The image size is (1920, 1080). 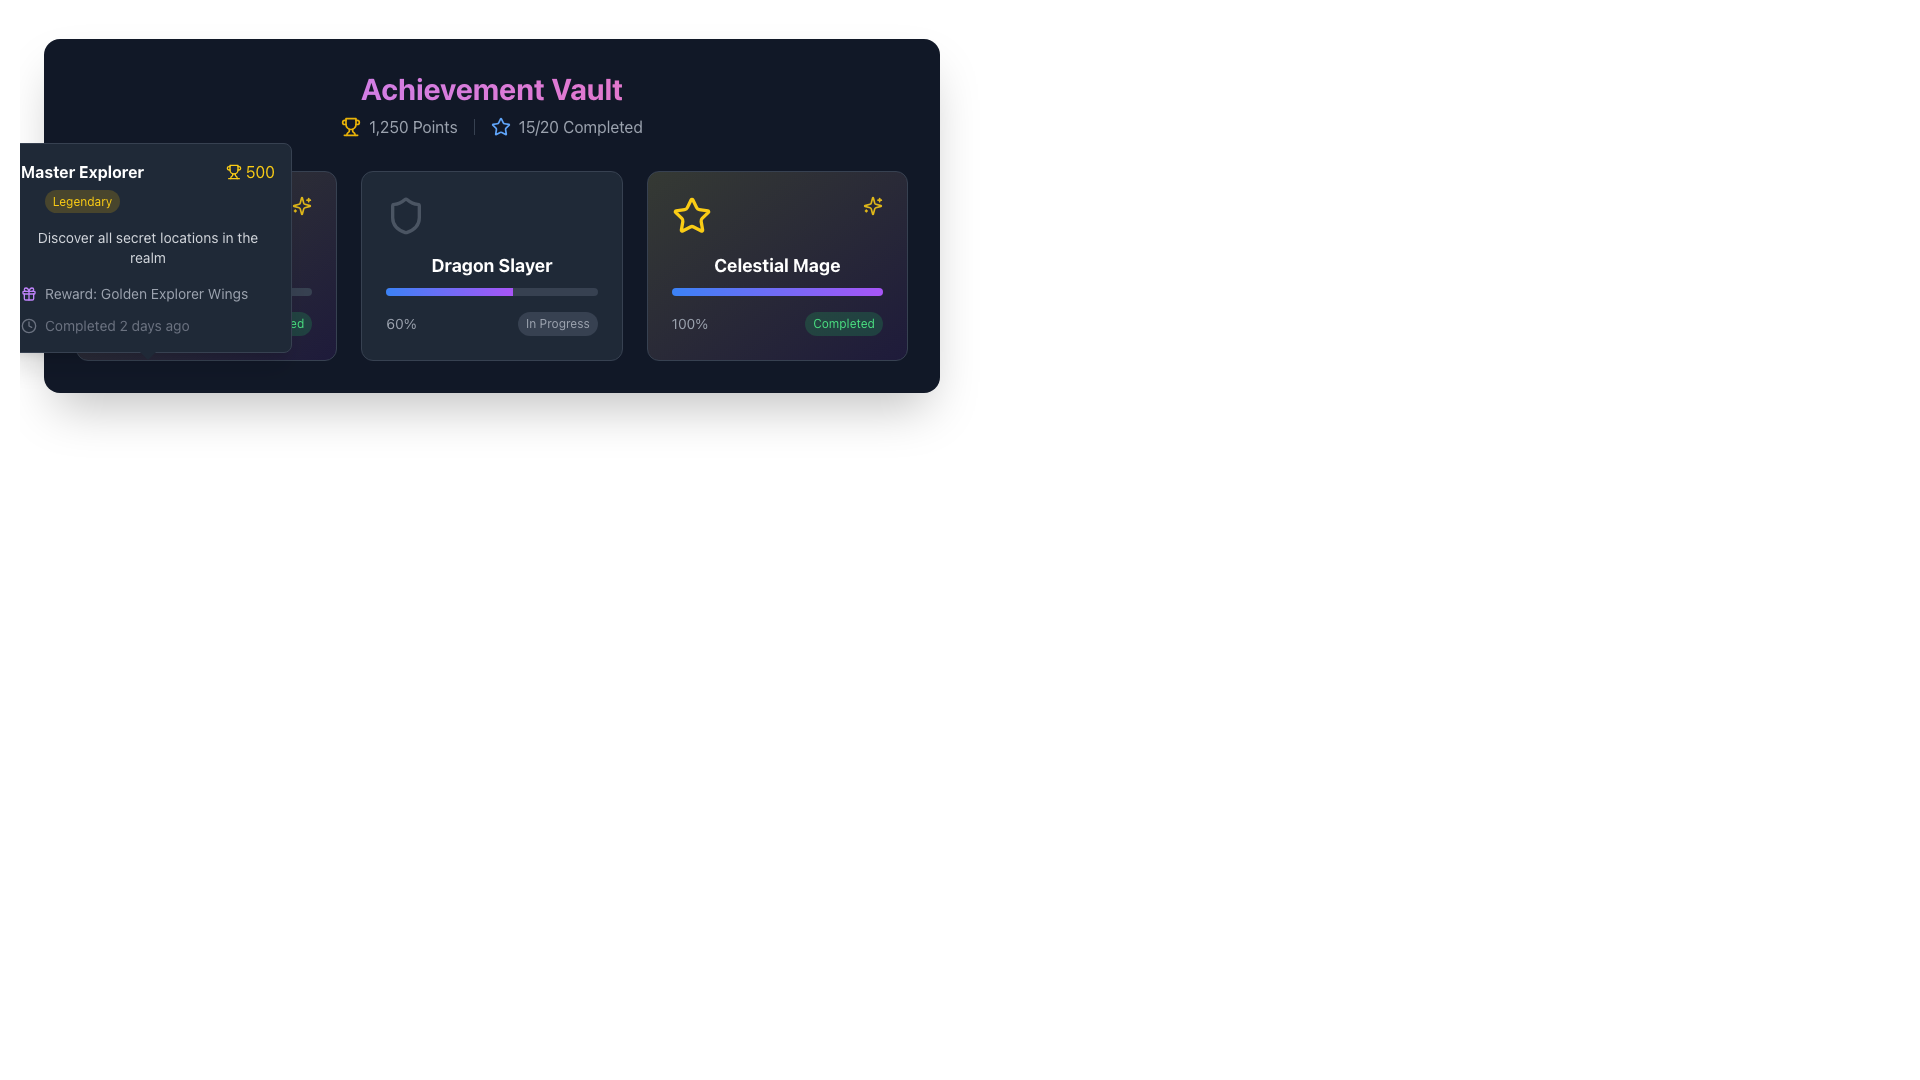 I want to click on the progress bar located at the bottom of the 'Celestial Mage' card, which visually represents the progress or completion percentage for the associated goal or task, so click(x=776, y=292).